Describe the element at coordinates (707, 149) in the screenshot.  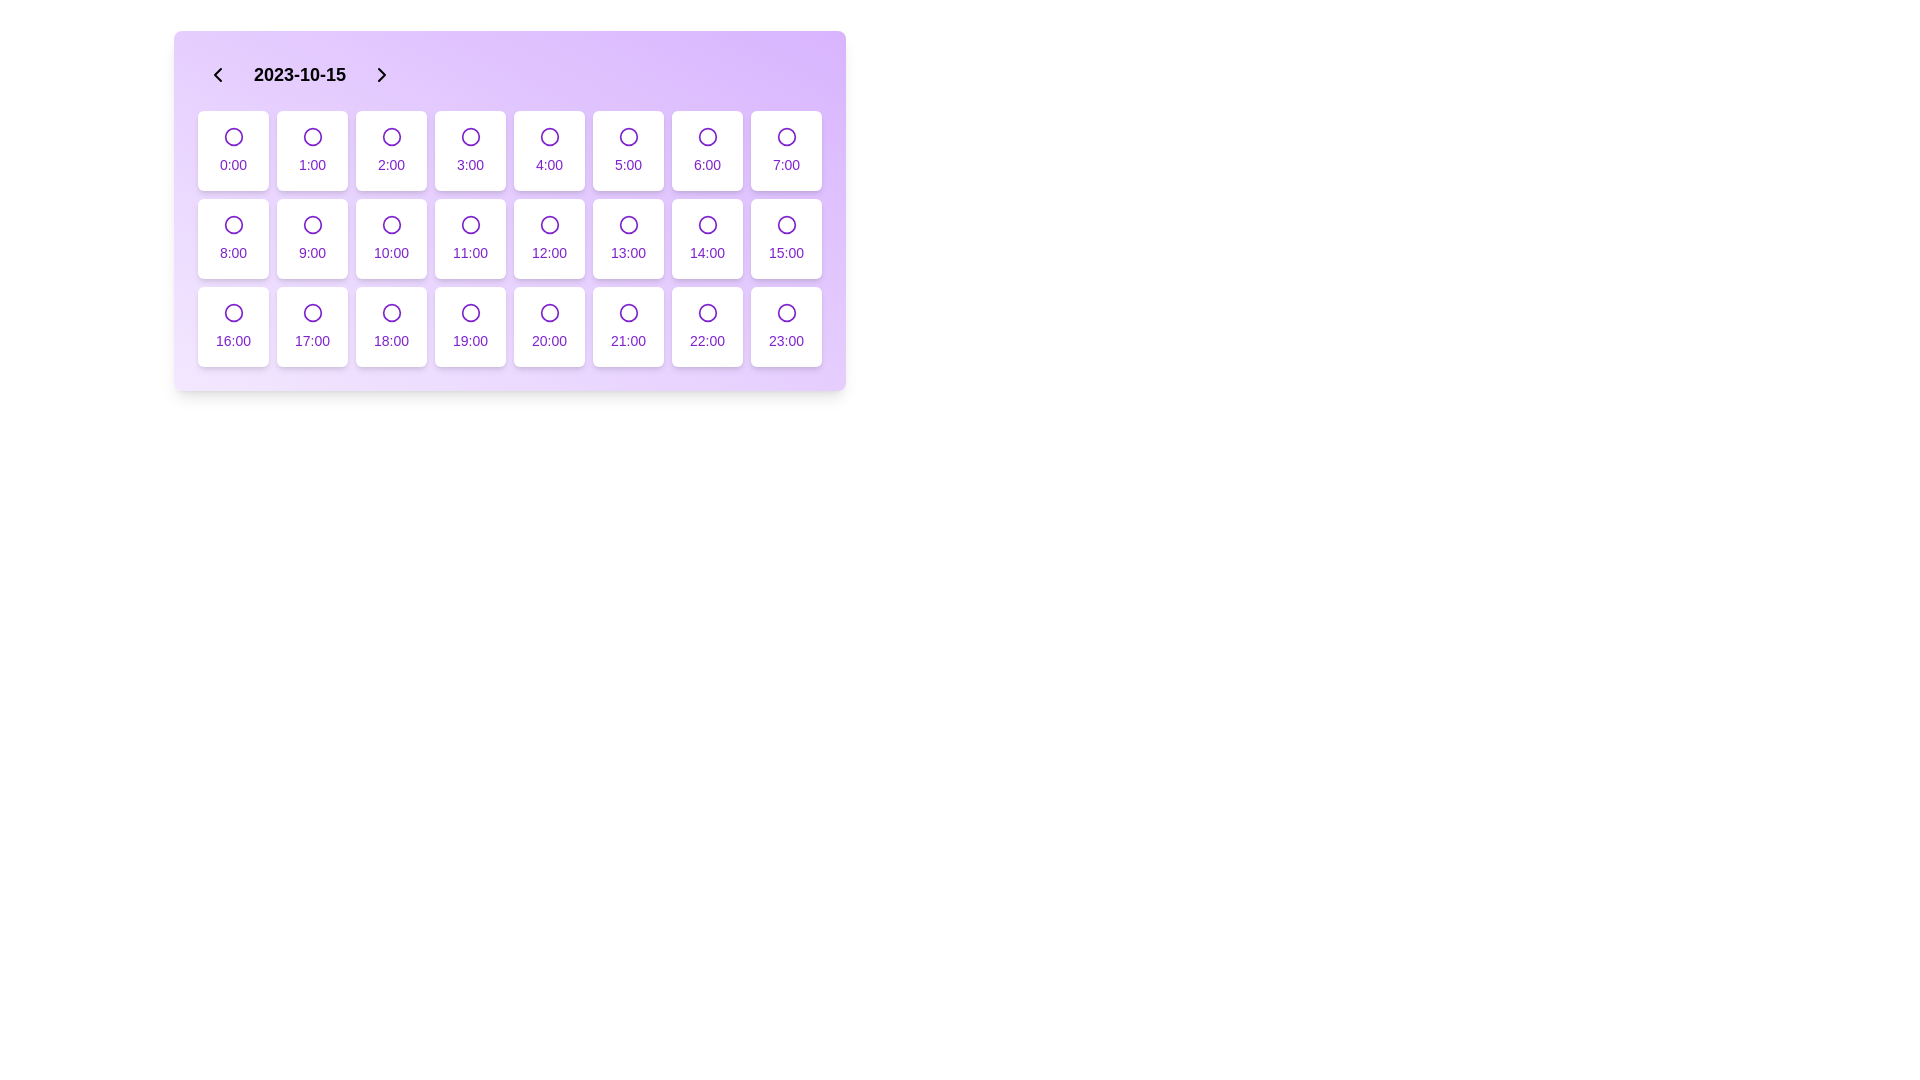
I see `the button labeled '6:00' which is a square box with a purple font and an unfilled circle icon` at that location.